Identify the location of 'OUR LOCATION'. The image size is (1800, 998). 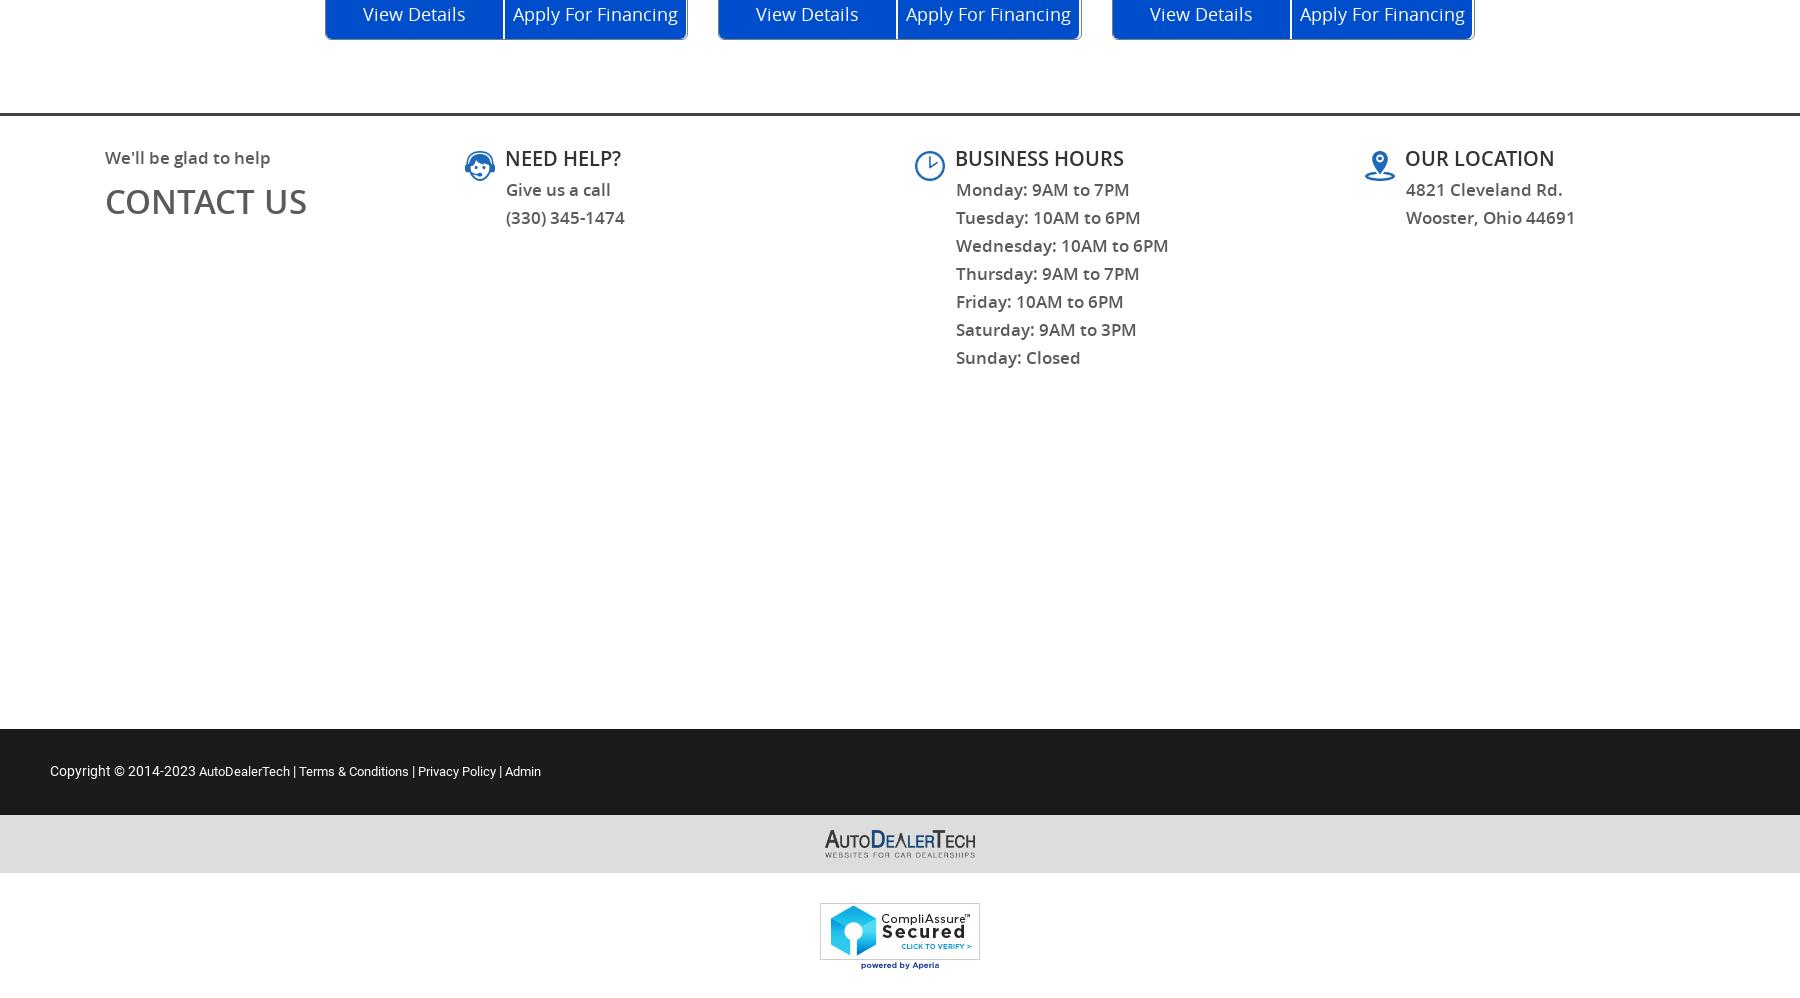
(1479, 157).